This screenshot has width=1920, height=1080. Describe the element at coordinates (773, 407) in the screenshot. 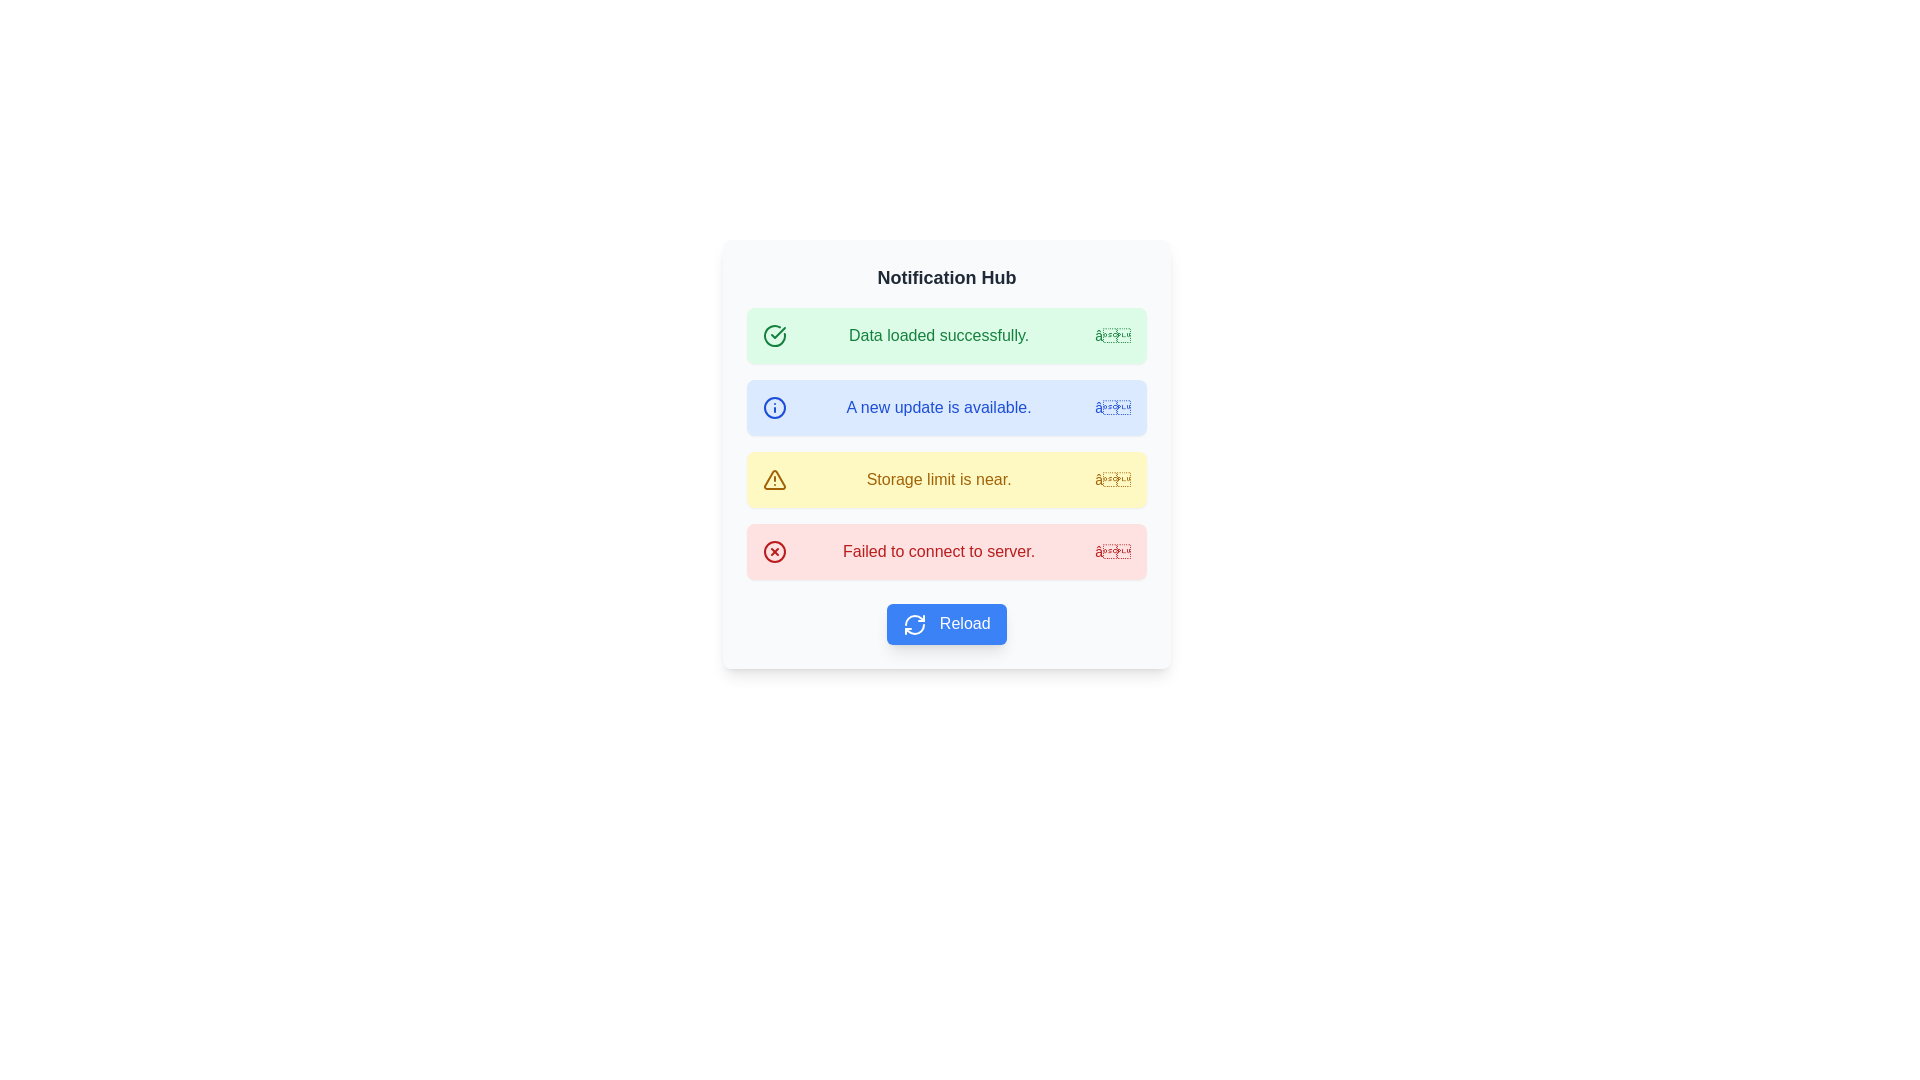

I see `the informational icon located to the left of the text 'A new update is available.' in a notification row with a blue background` at that location.